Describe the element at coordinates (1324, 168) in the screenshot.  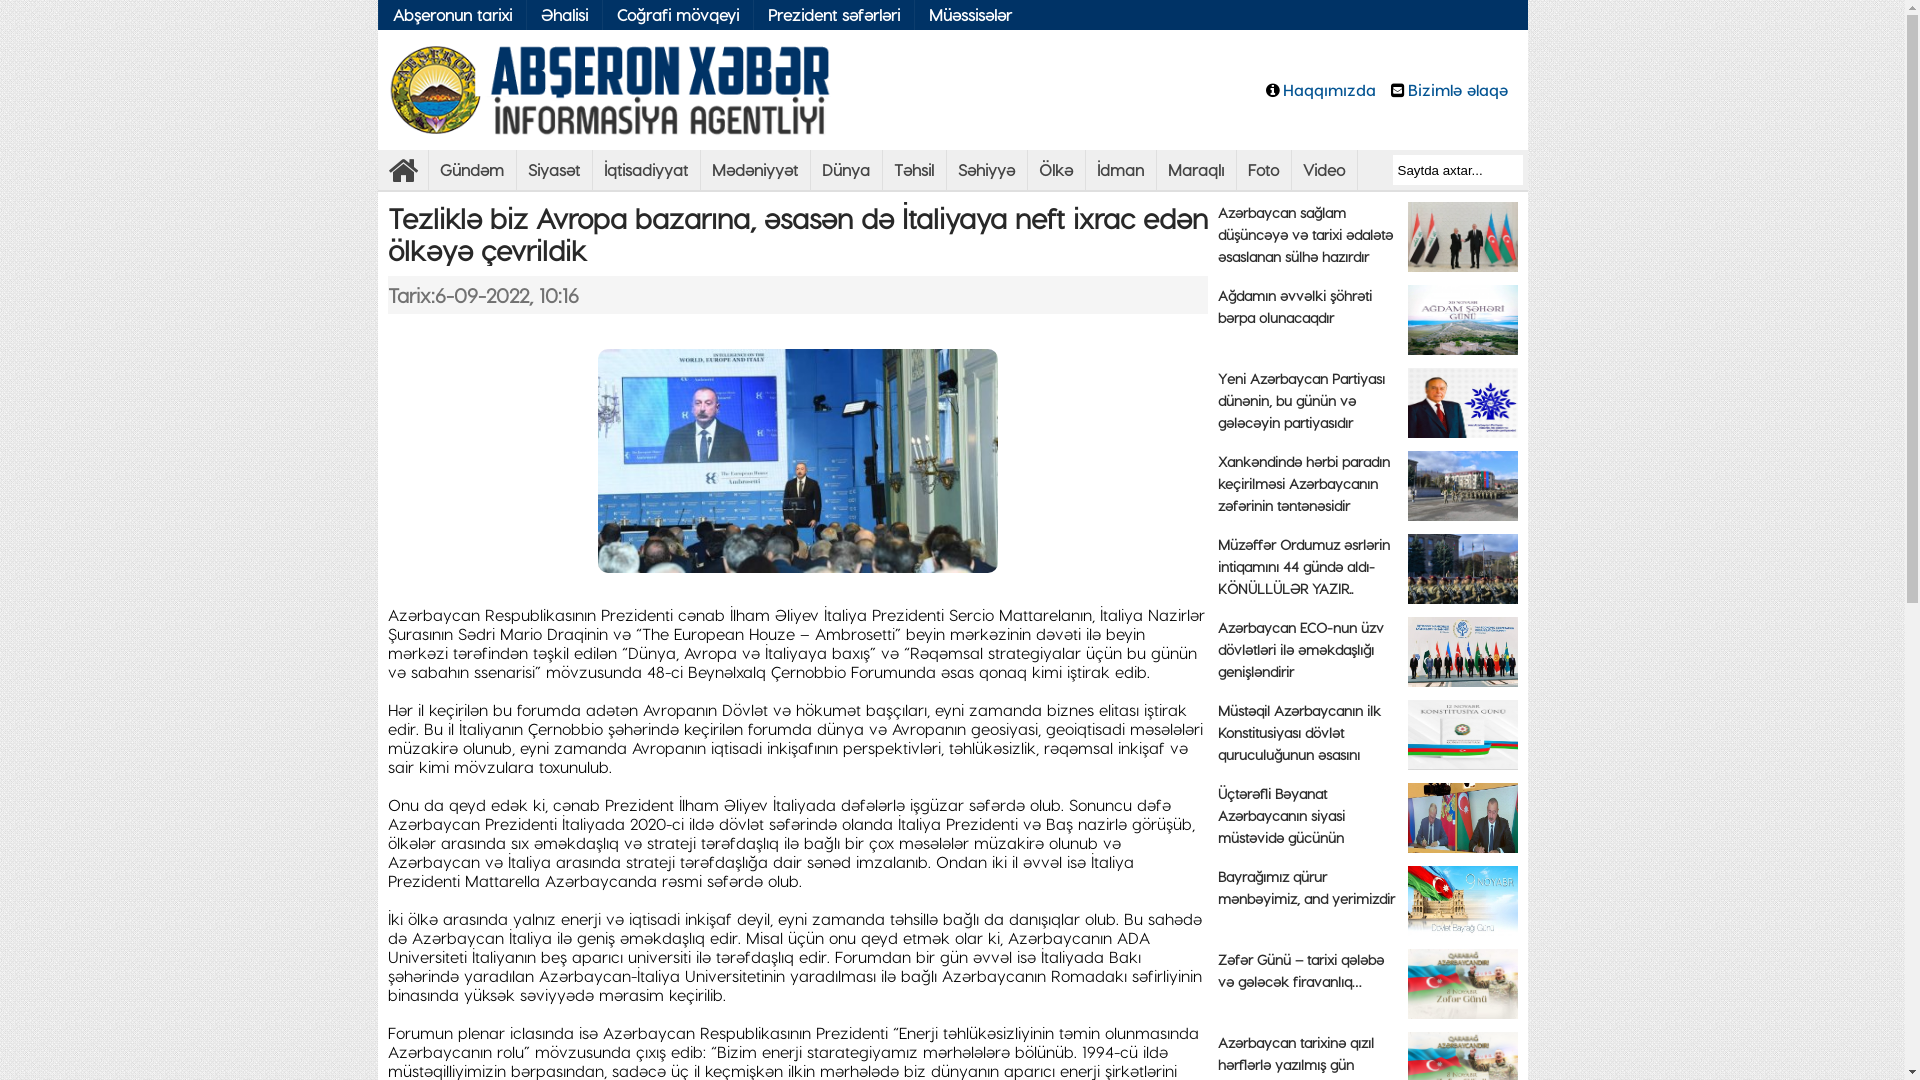
I see `'Video'` at that location.